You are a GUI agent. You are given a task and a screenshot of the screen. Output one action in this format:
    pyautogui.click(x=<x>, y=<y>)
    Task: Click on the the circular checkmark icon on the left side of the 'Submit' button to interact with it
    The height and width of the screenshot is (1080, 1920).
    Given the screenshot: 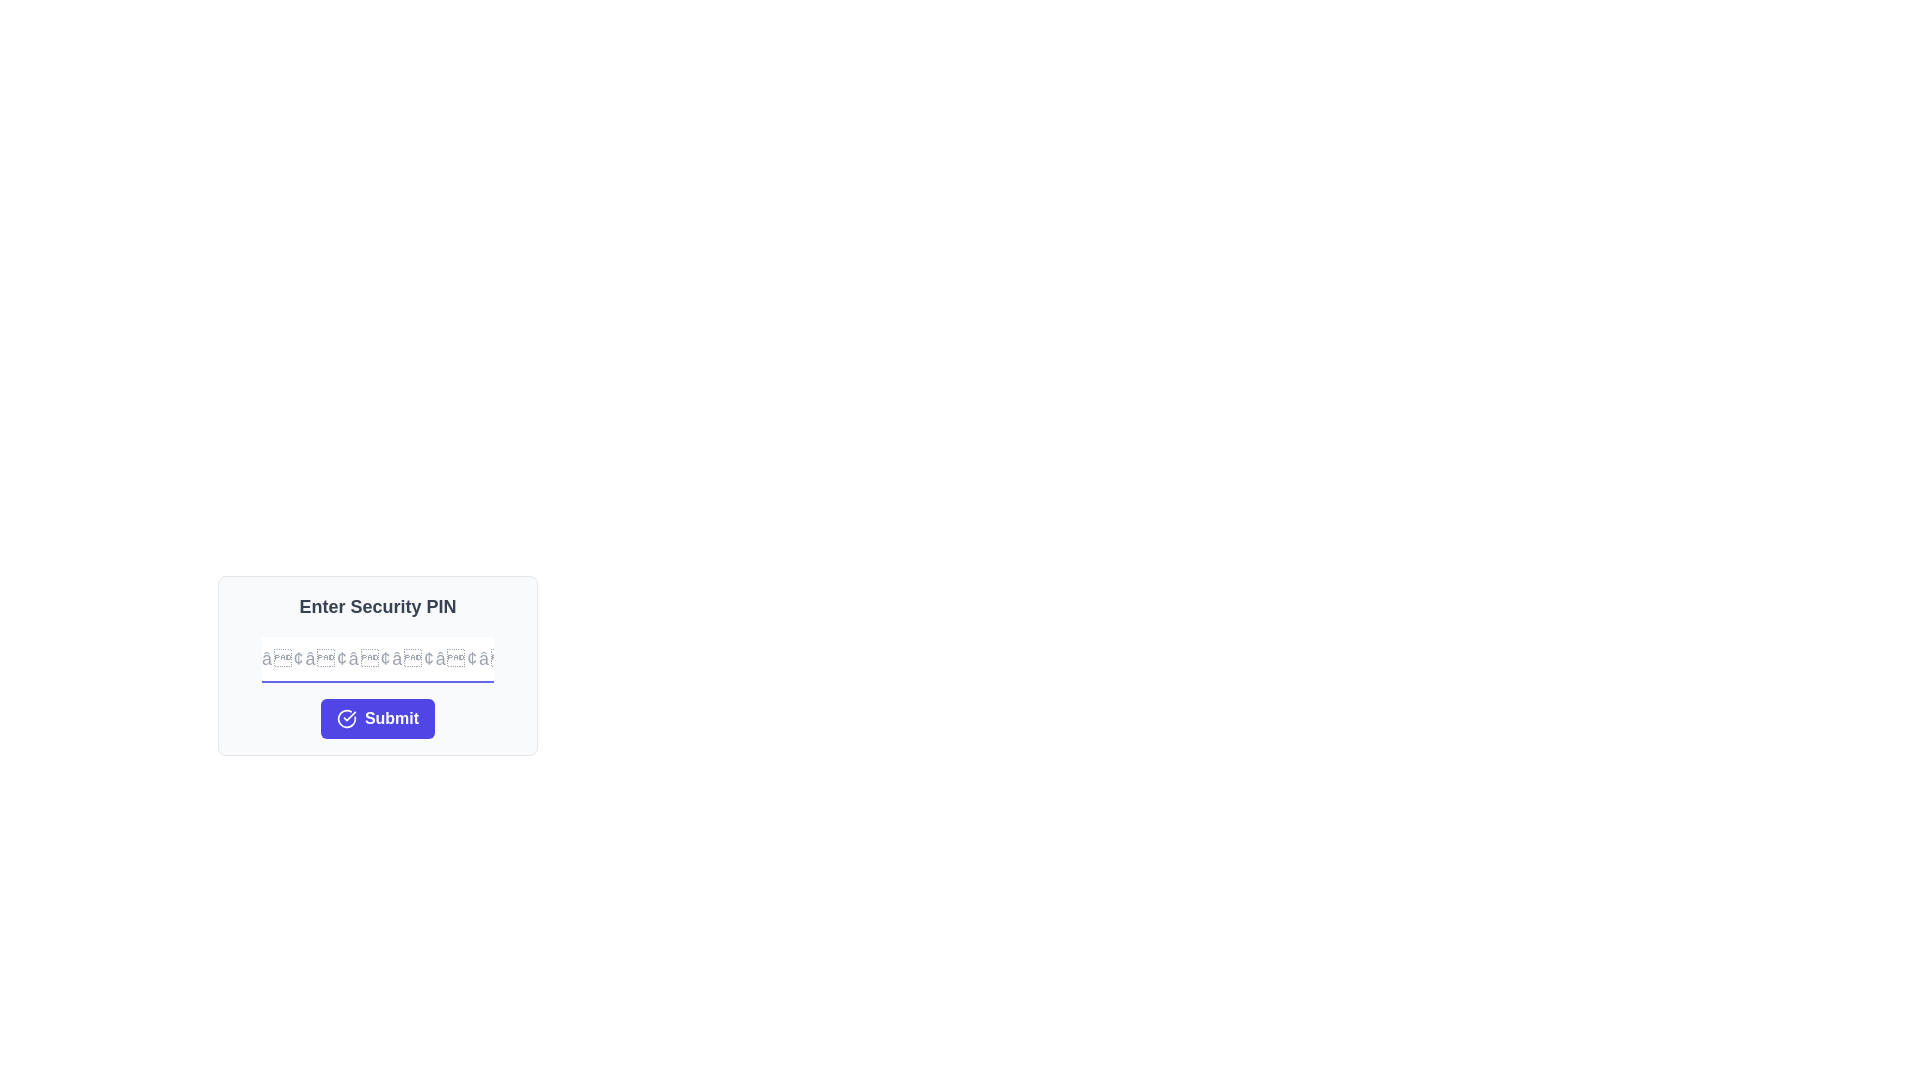 What is the action you would take?
    pyautogui.click(x=346, y=717)
    